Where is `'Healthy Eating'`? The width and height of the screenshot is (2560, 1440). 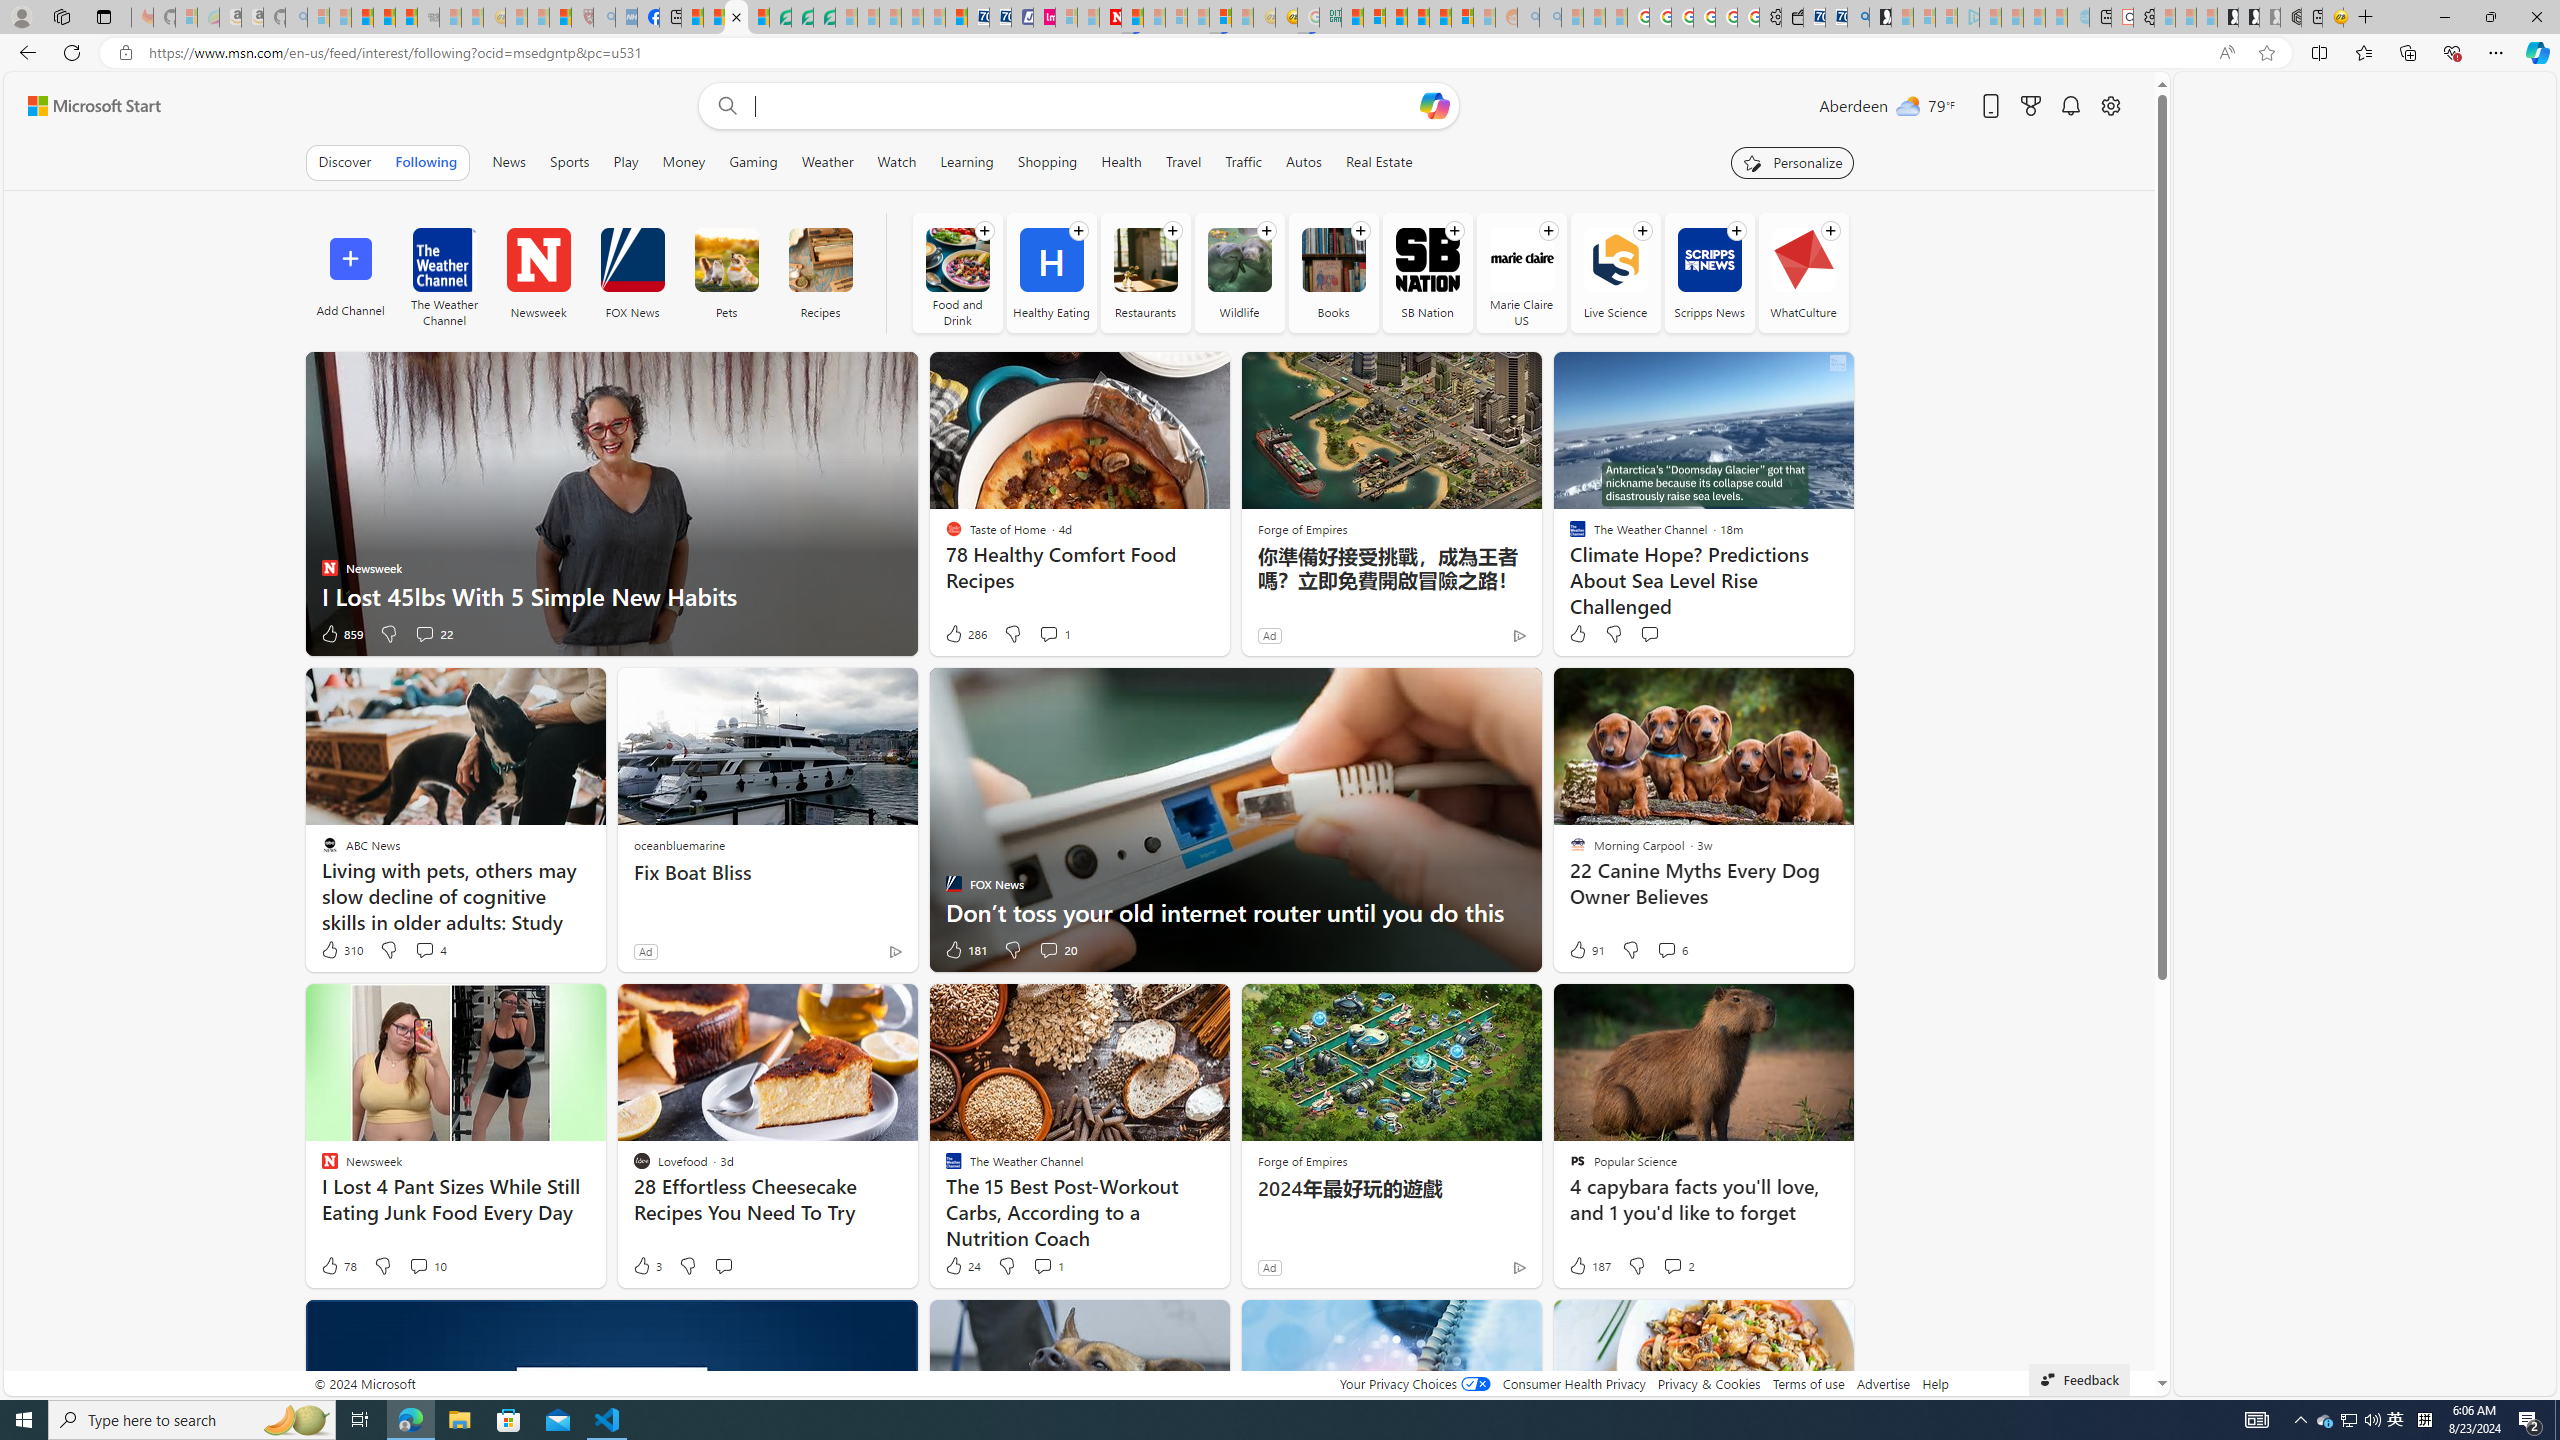
'Healthy Eating' is located at coordinates (1051, 271).